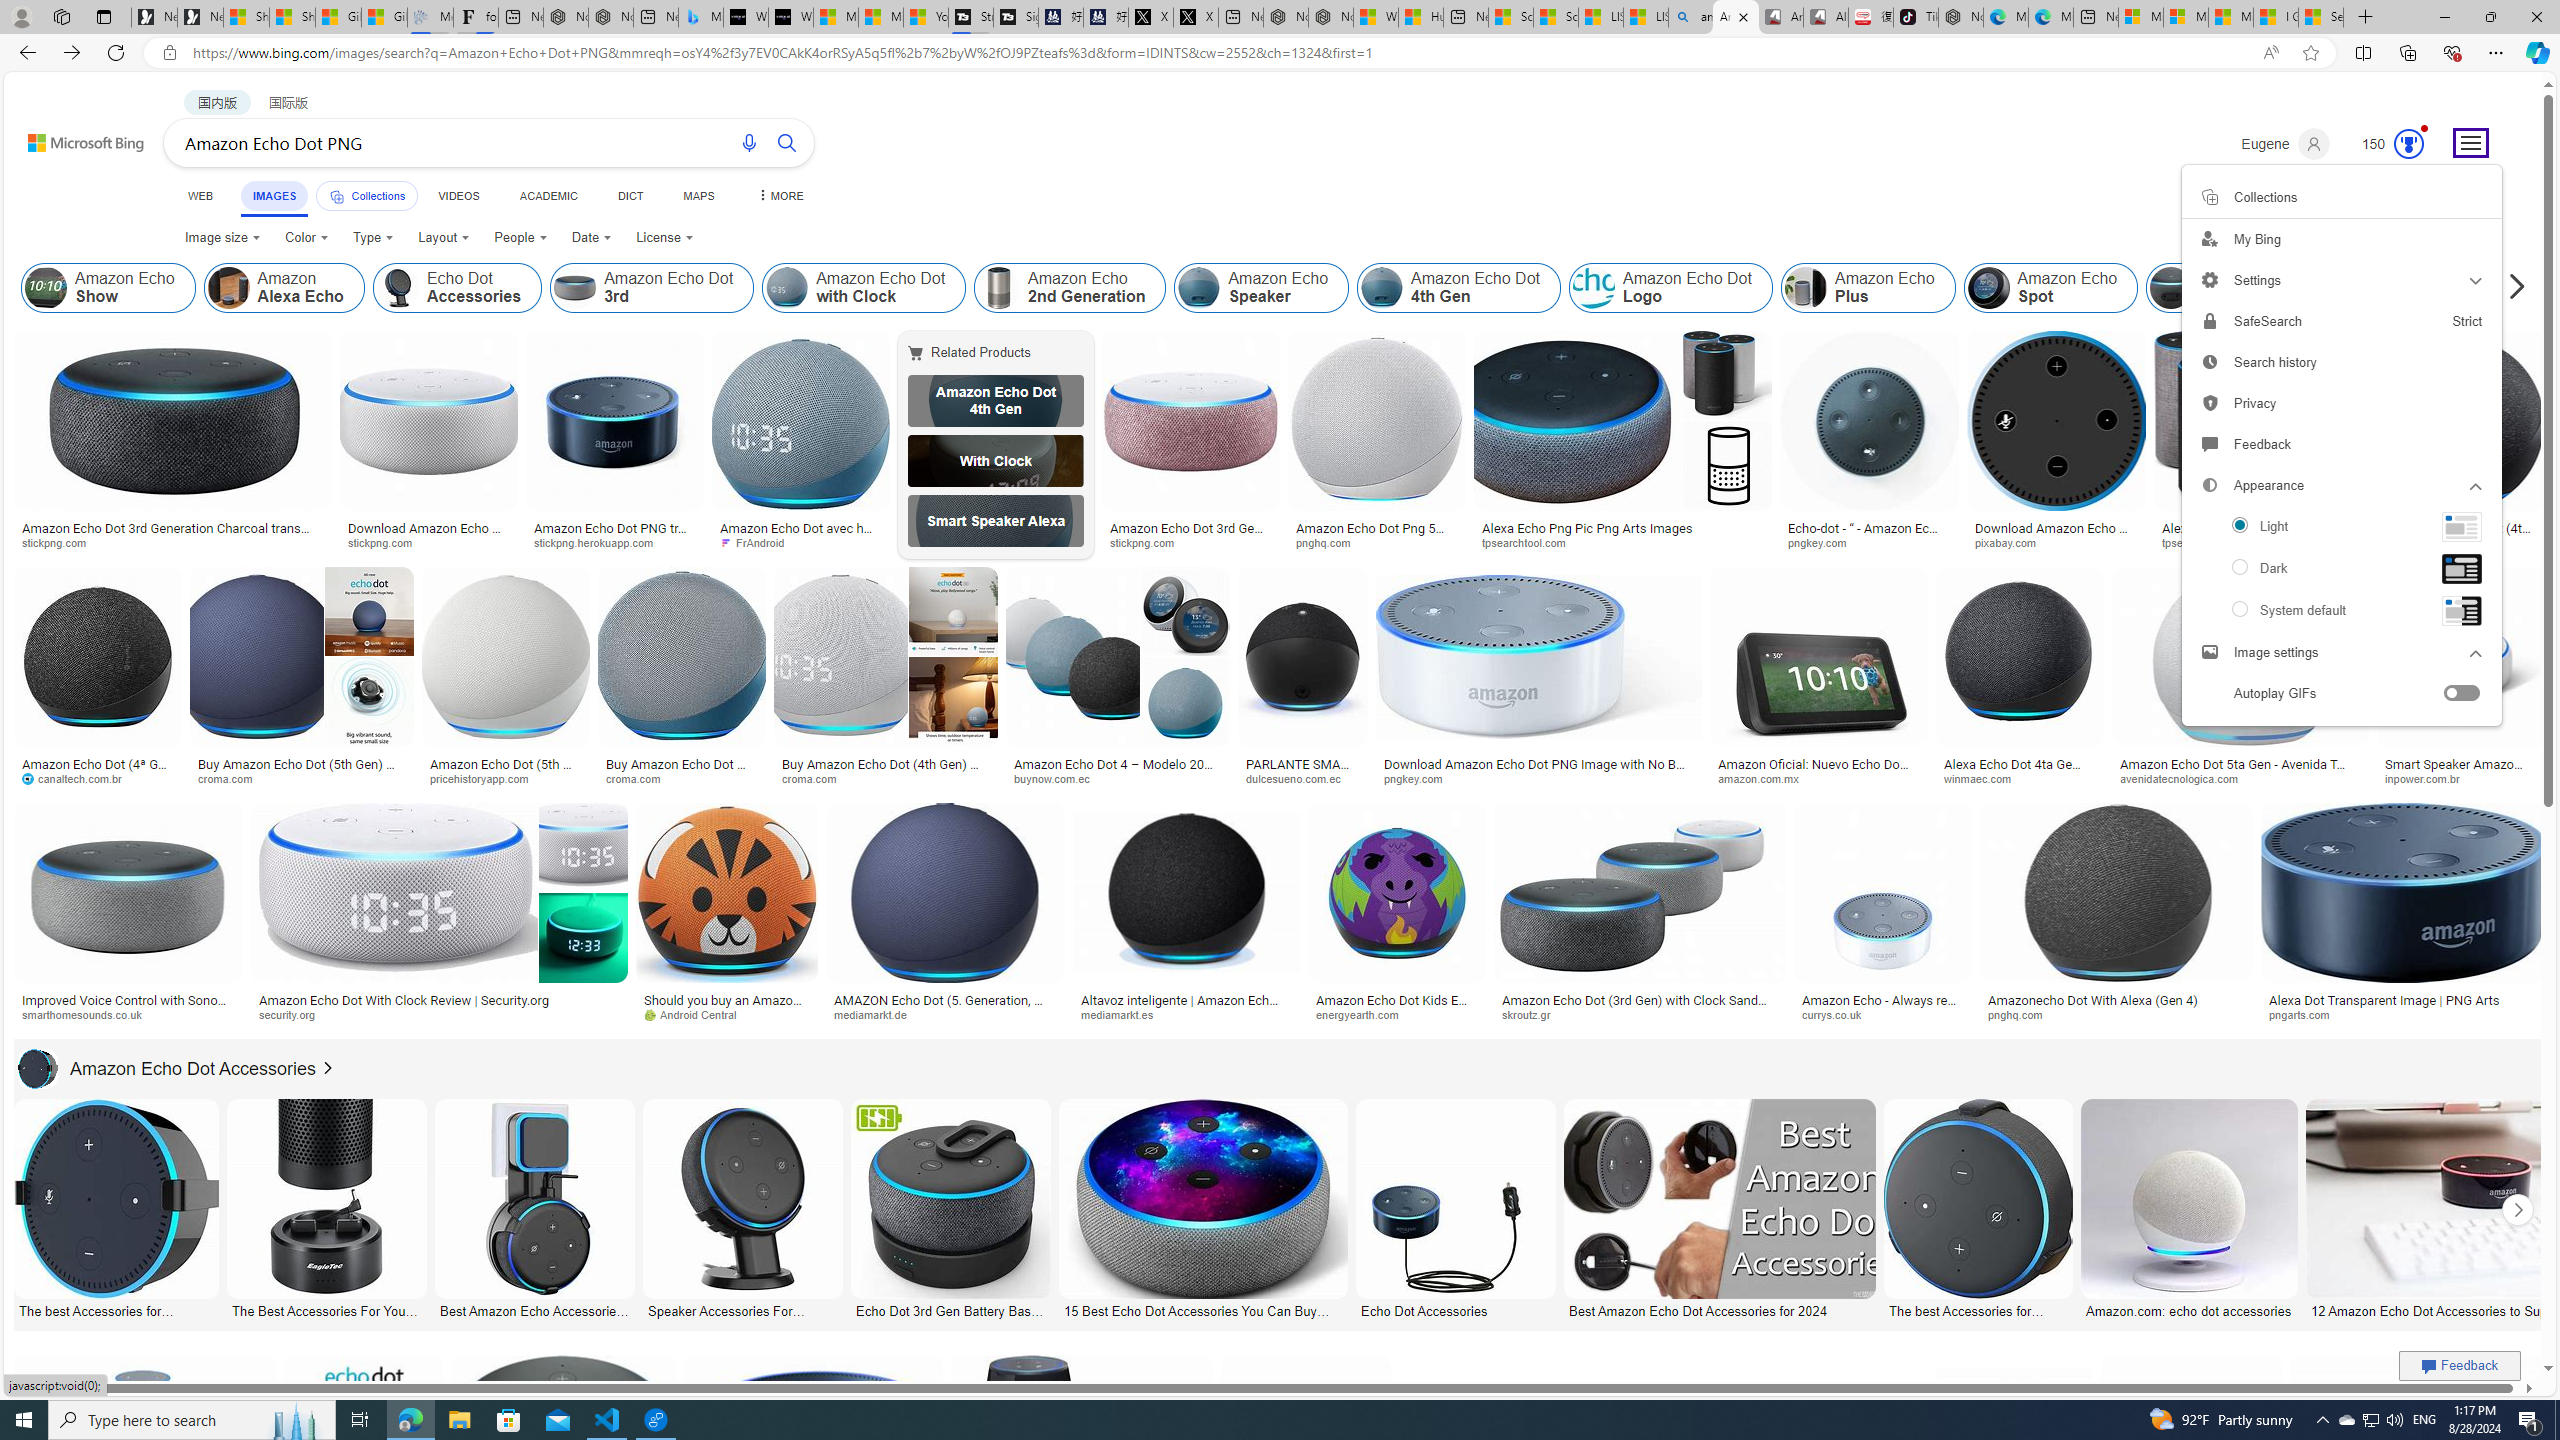 This screenshot has height=1440, width=2560. I want to click on 'Image settings Image settings', so click(2340, 651).